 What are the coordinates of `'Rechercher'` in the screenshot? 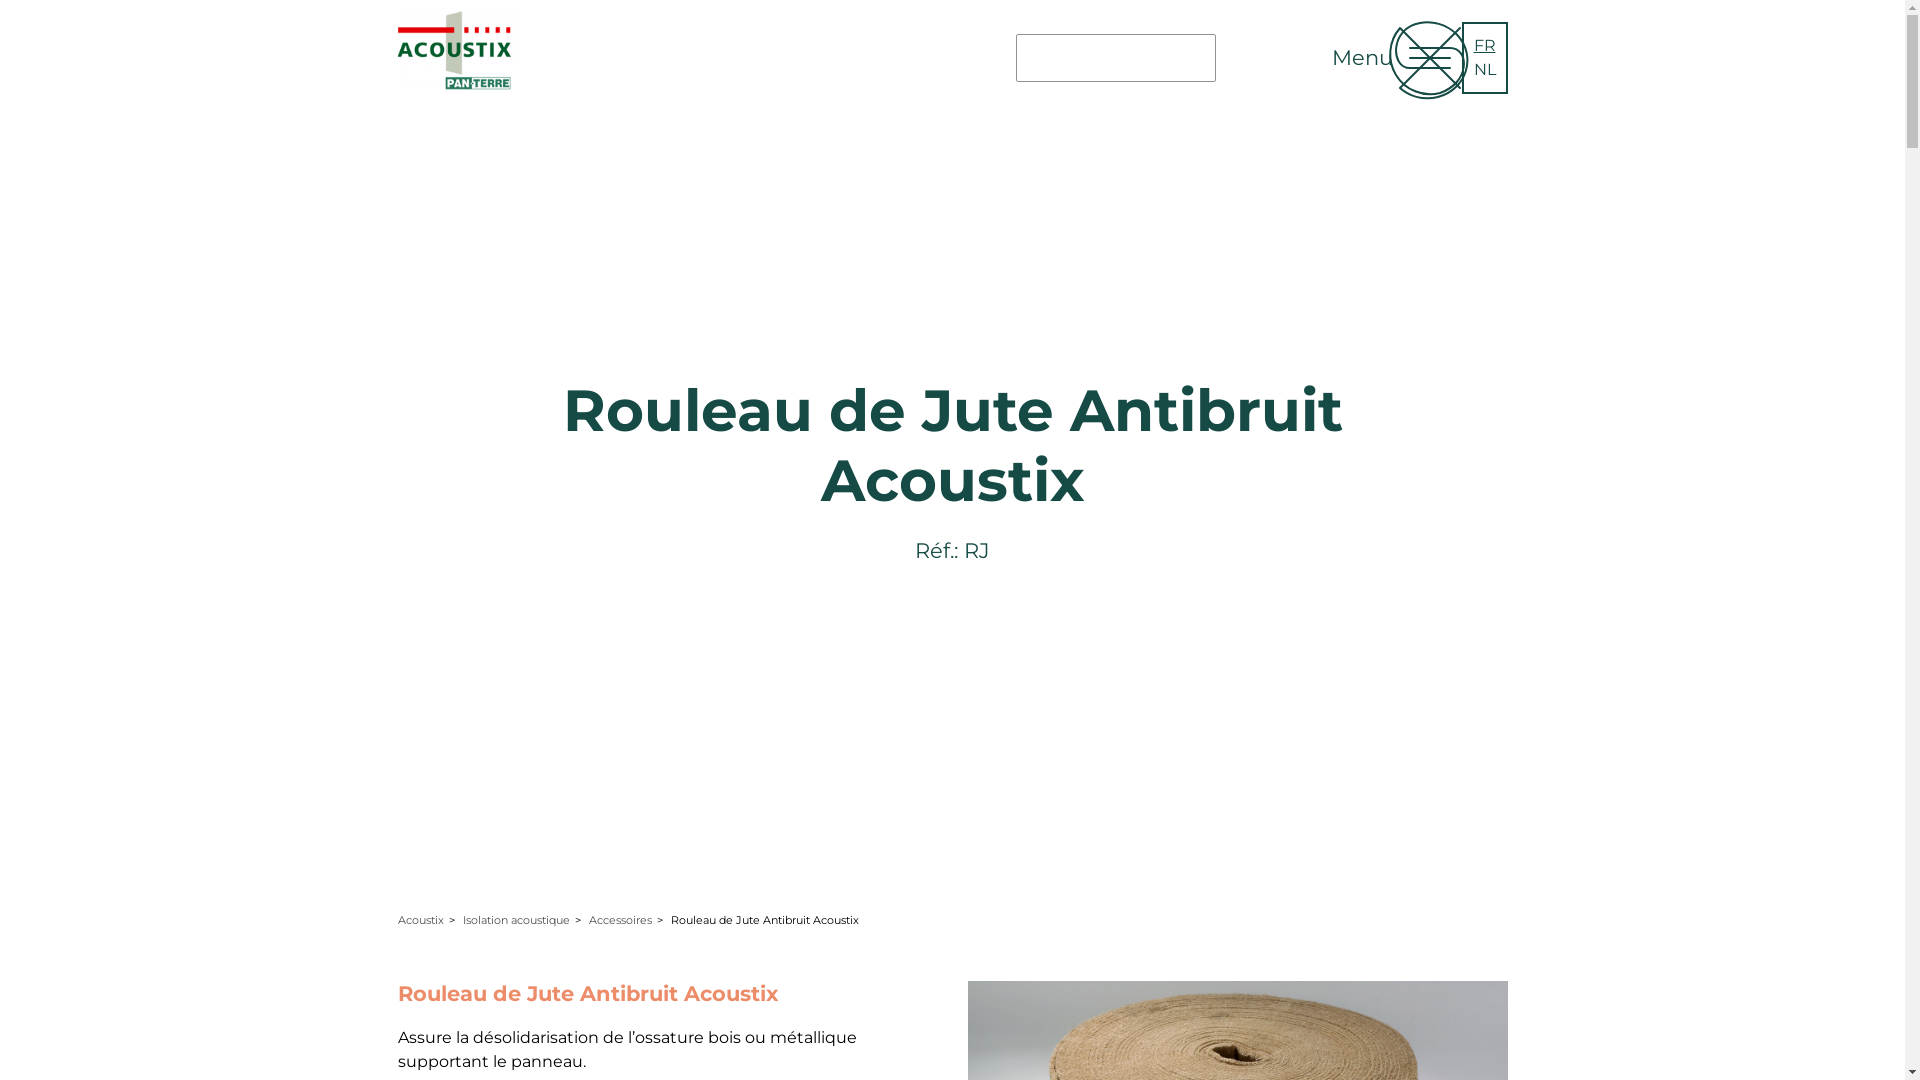 It's located at (1248, 72).